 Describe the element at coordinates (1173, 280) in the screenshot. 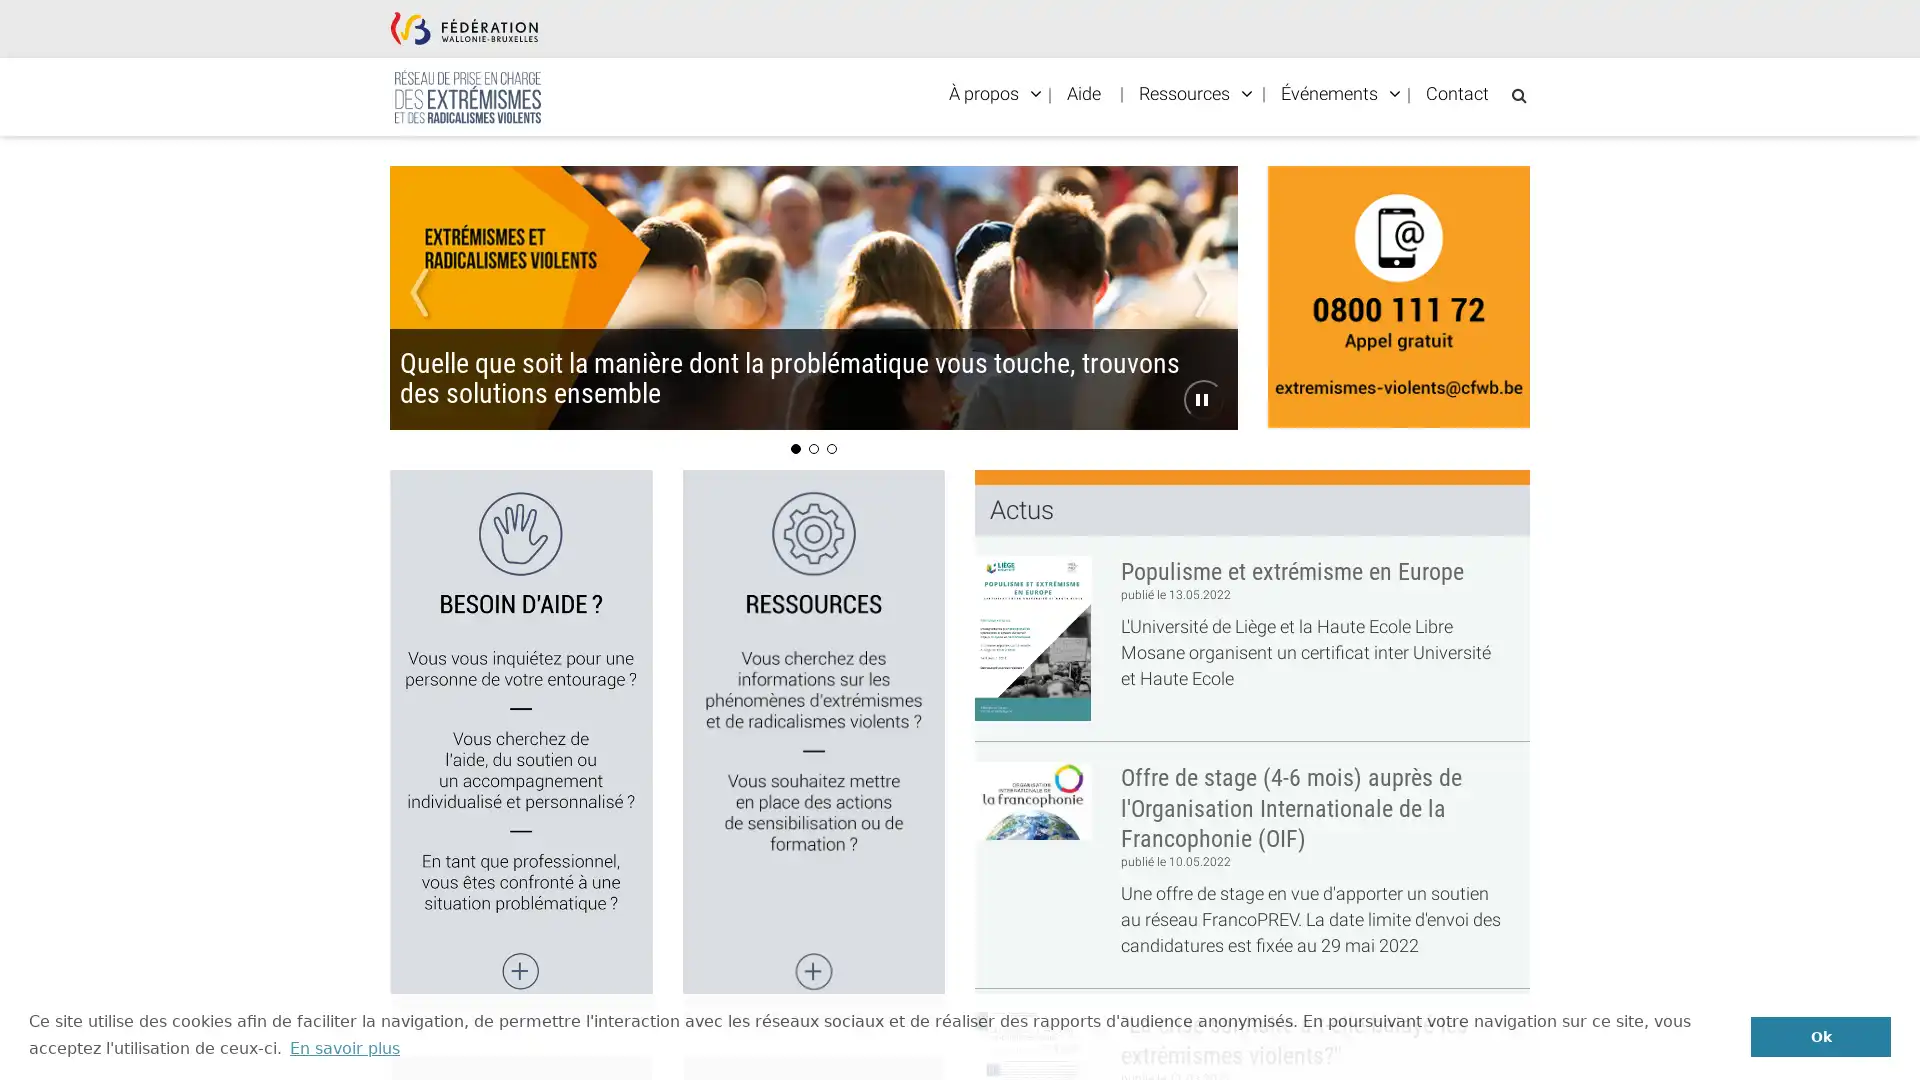

I see `Suivant` at that location.